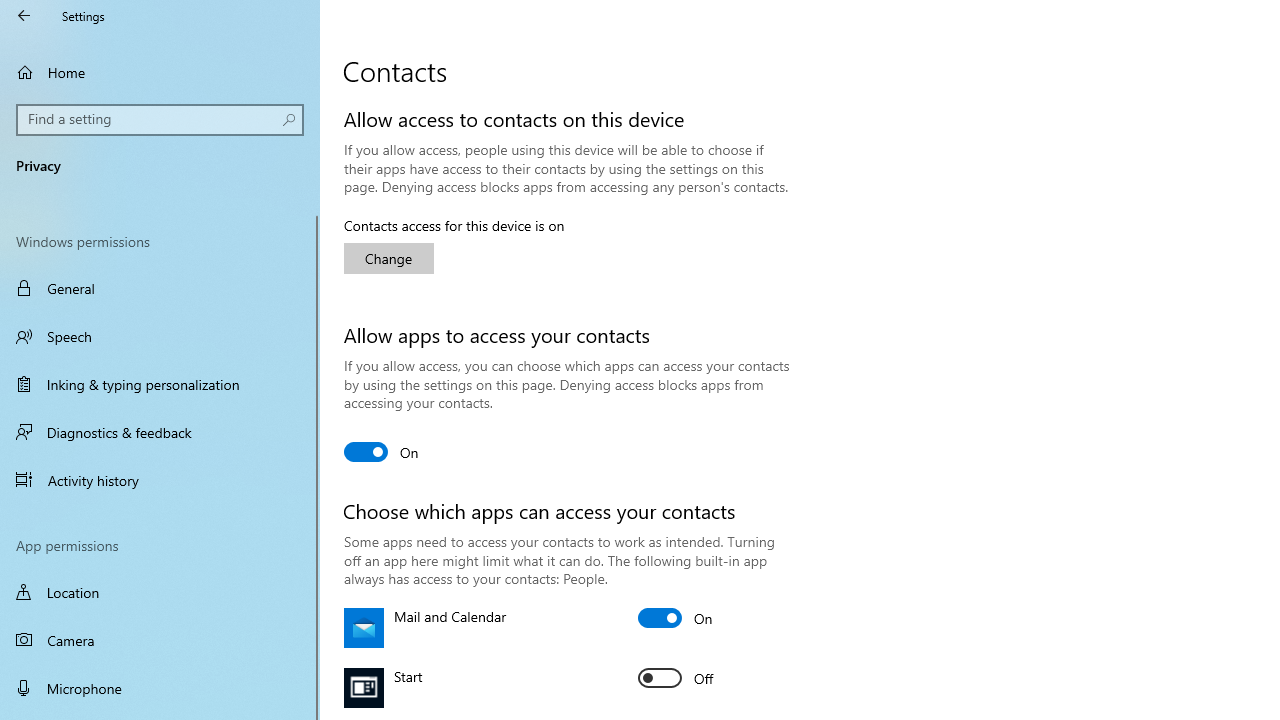 The width and height of the screenshot is (1280, 720). Describe the element at coordinates (160, 334) in the screenshot. I see `'Speech'` at that location.